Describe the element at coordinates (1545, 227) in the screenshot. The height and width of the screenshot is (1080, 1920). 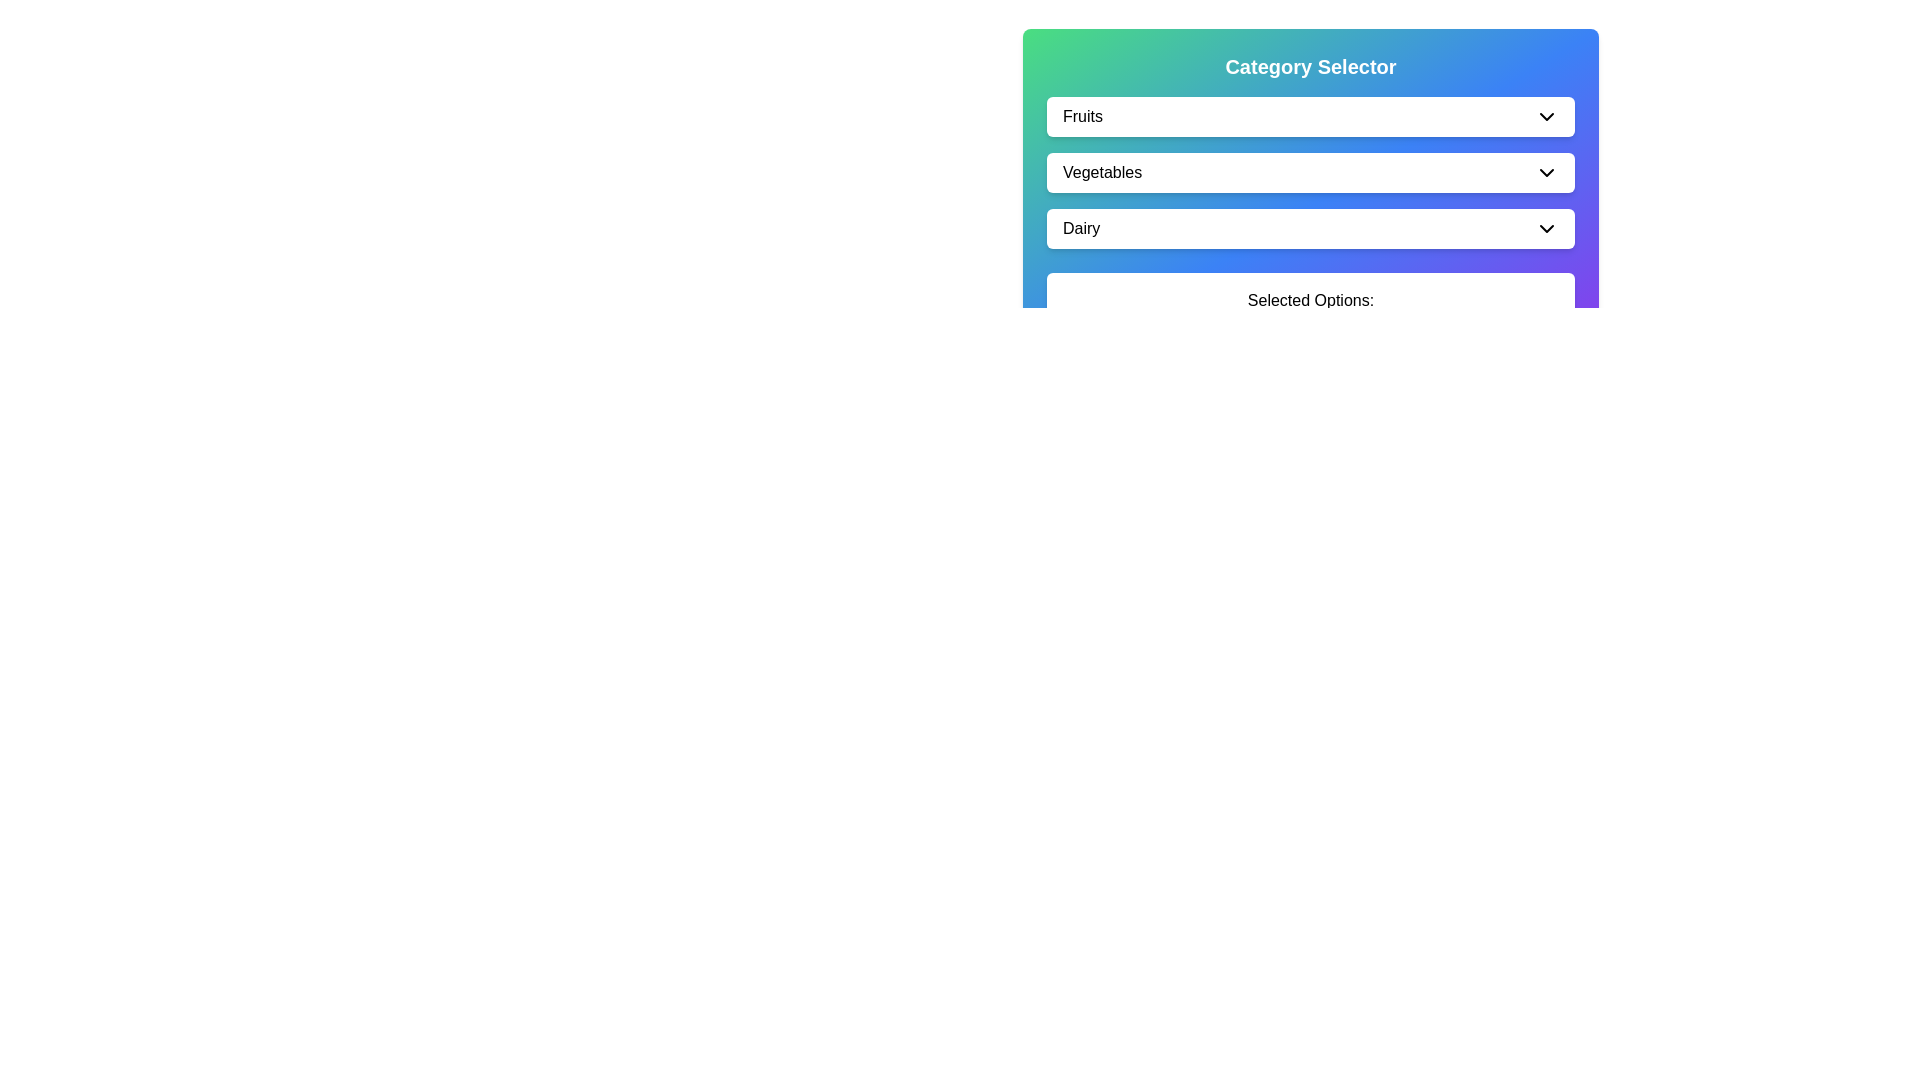
I see `the chevron down icon located at the far right of the 'Dairy' category in the dropdown menu` at that location.